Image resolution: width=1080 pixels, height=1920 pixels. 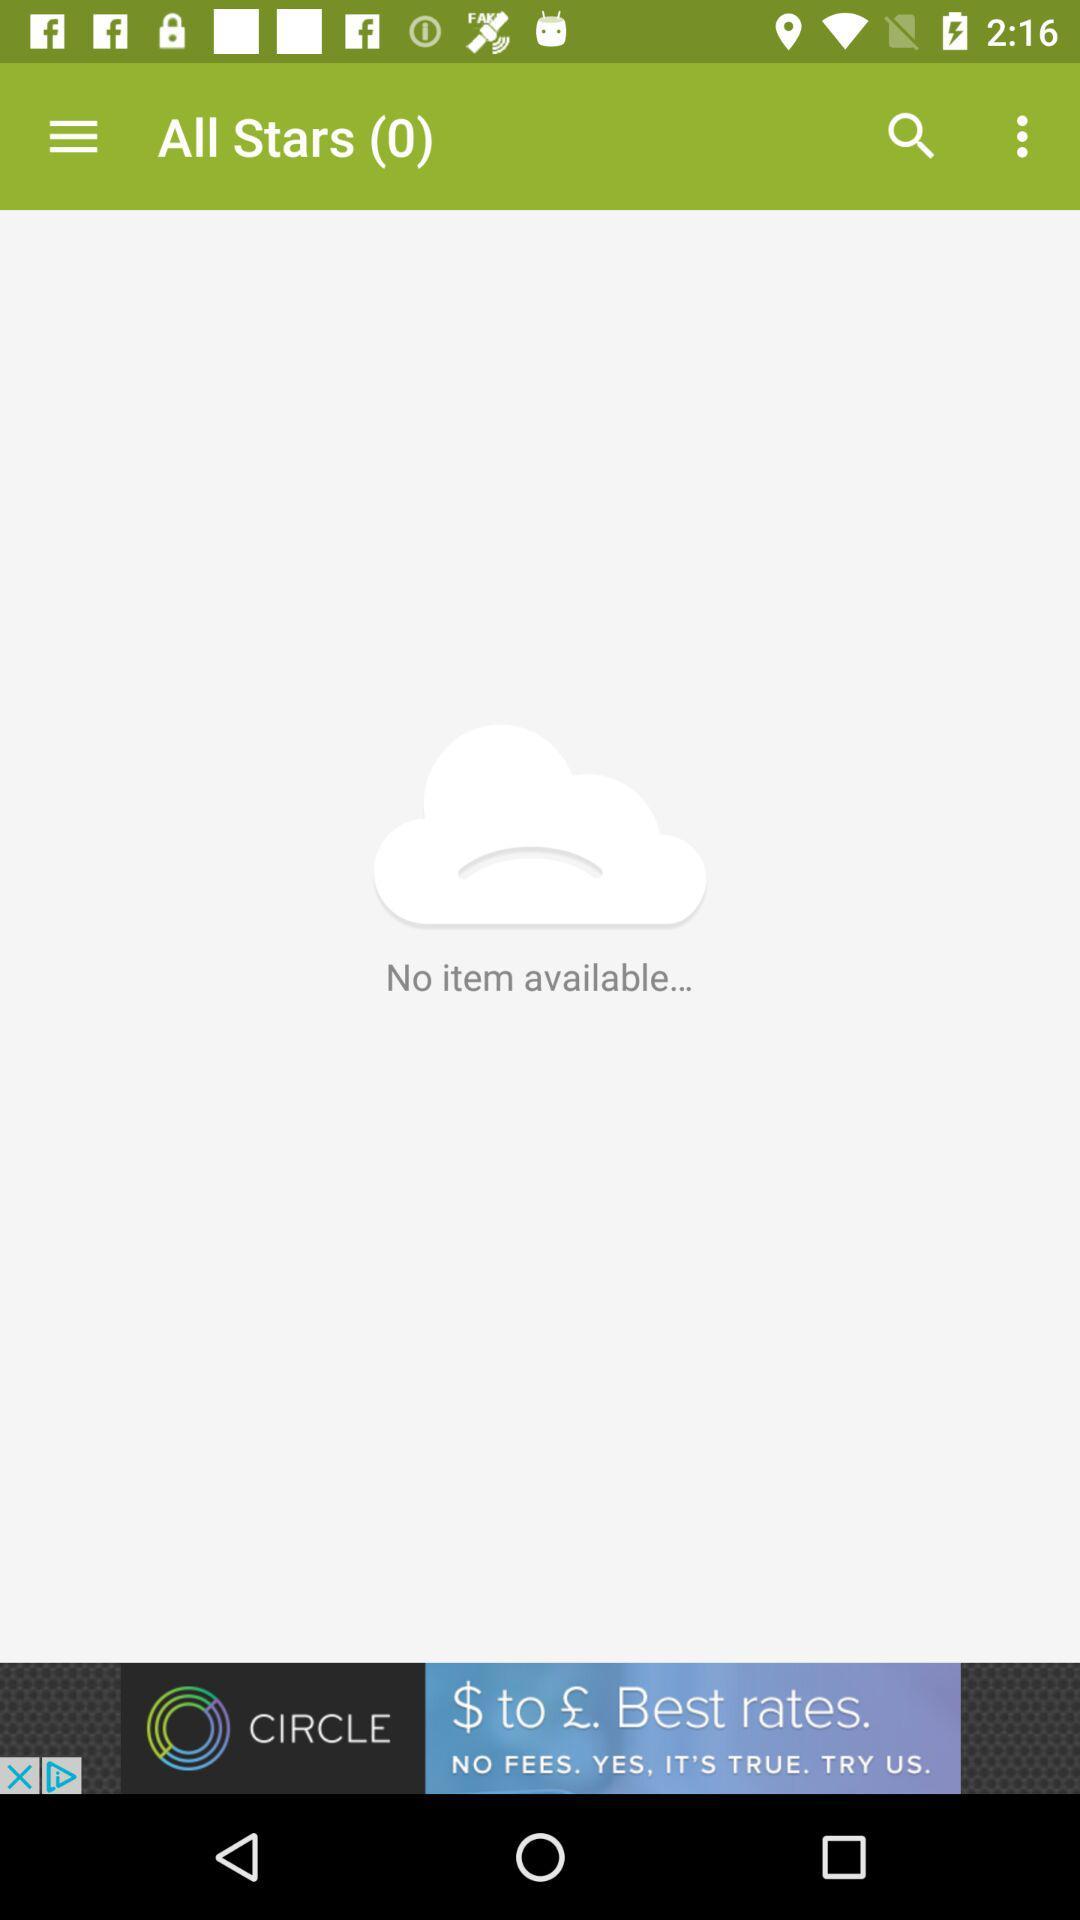 I want to click on open advertisement, so click(x=540, y=1727).